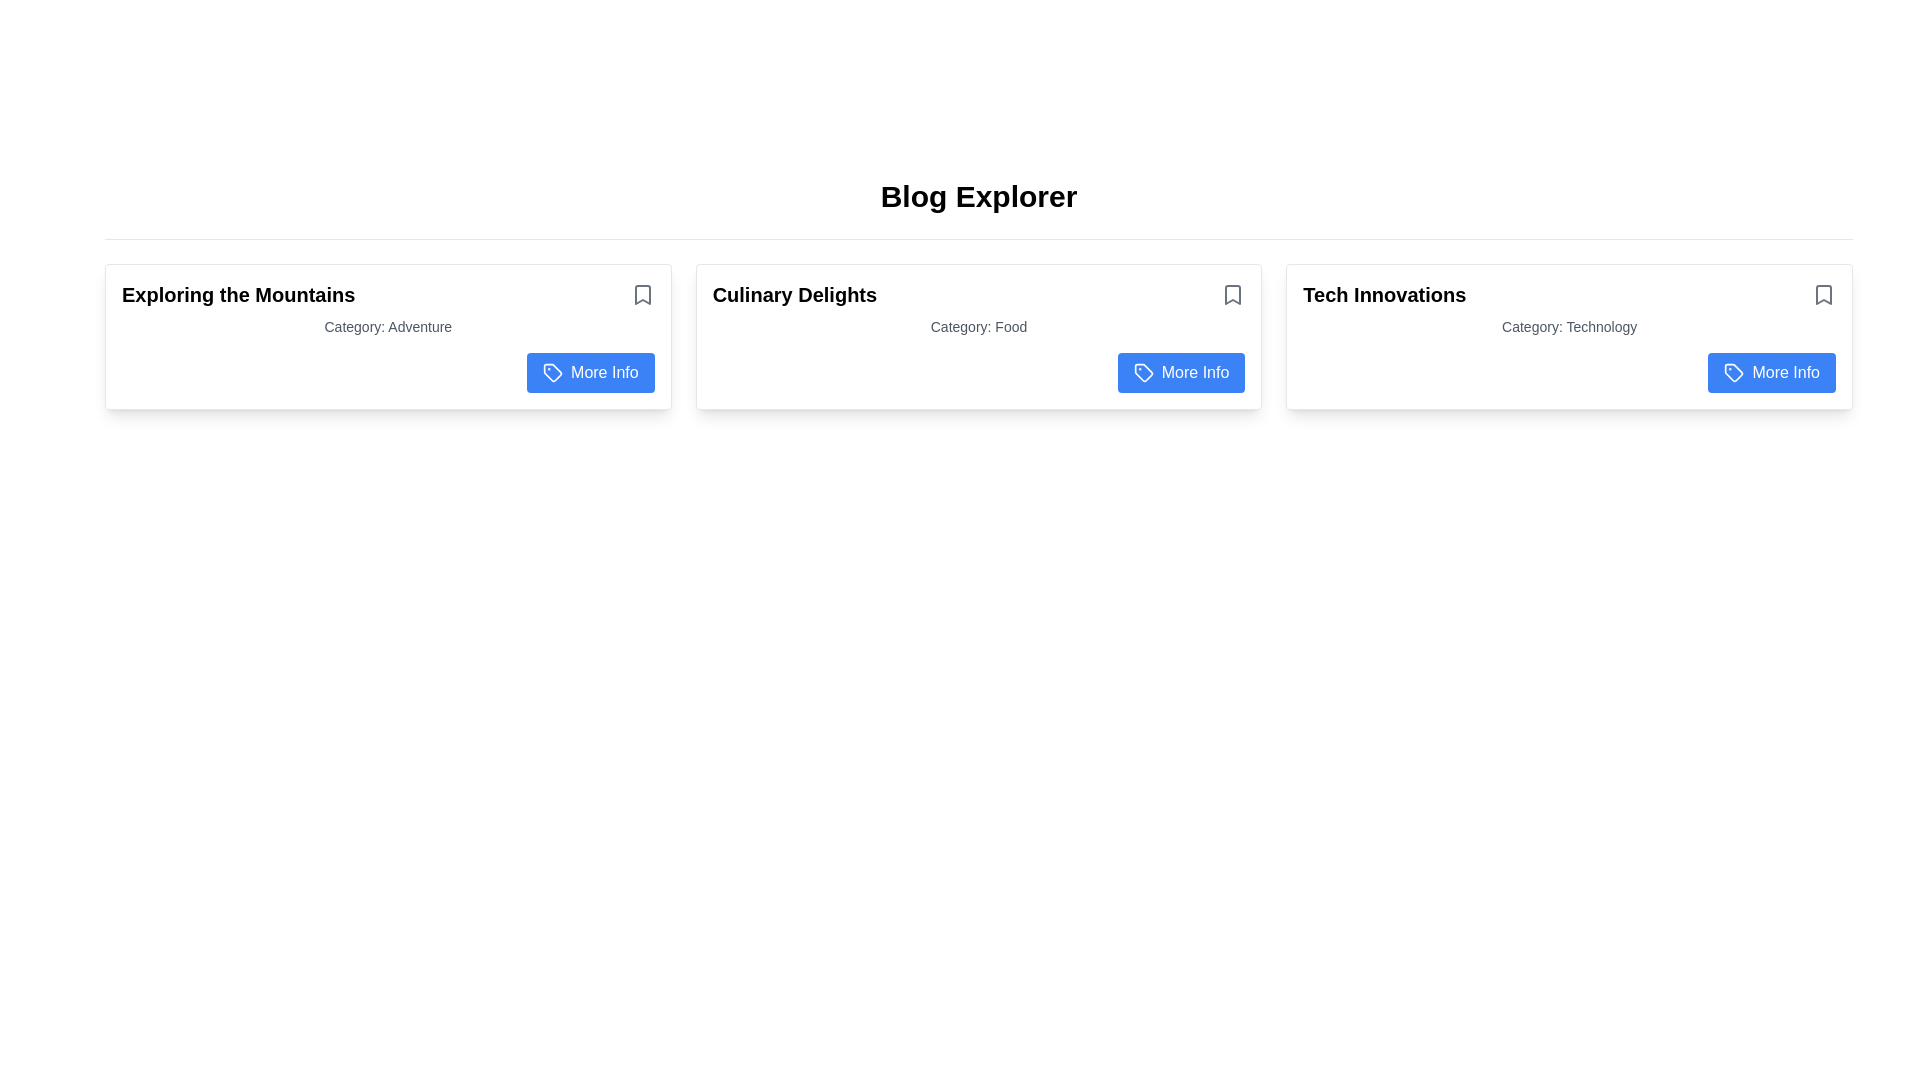  I want to click on the bookmark icon styled as a wireframe outline located in the top-right corner of the card labeled 'Exploring the Mountains', so click(642, 294).